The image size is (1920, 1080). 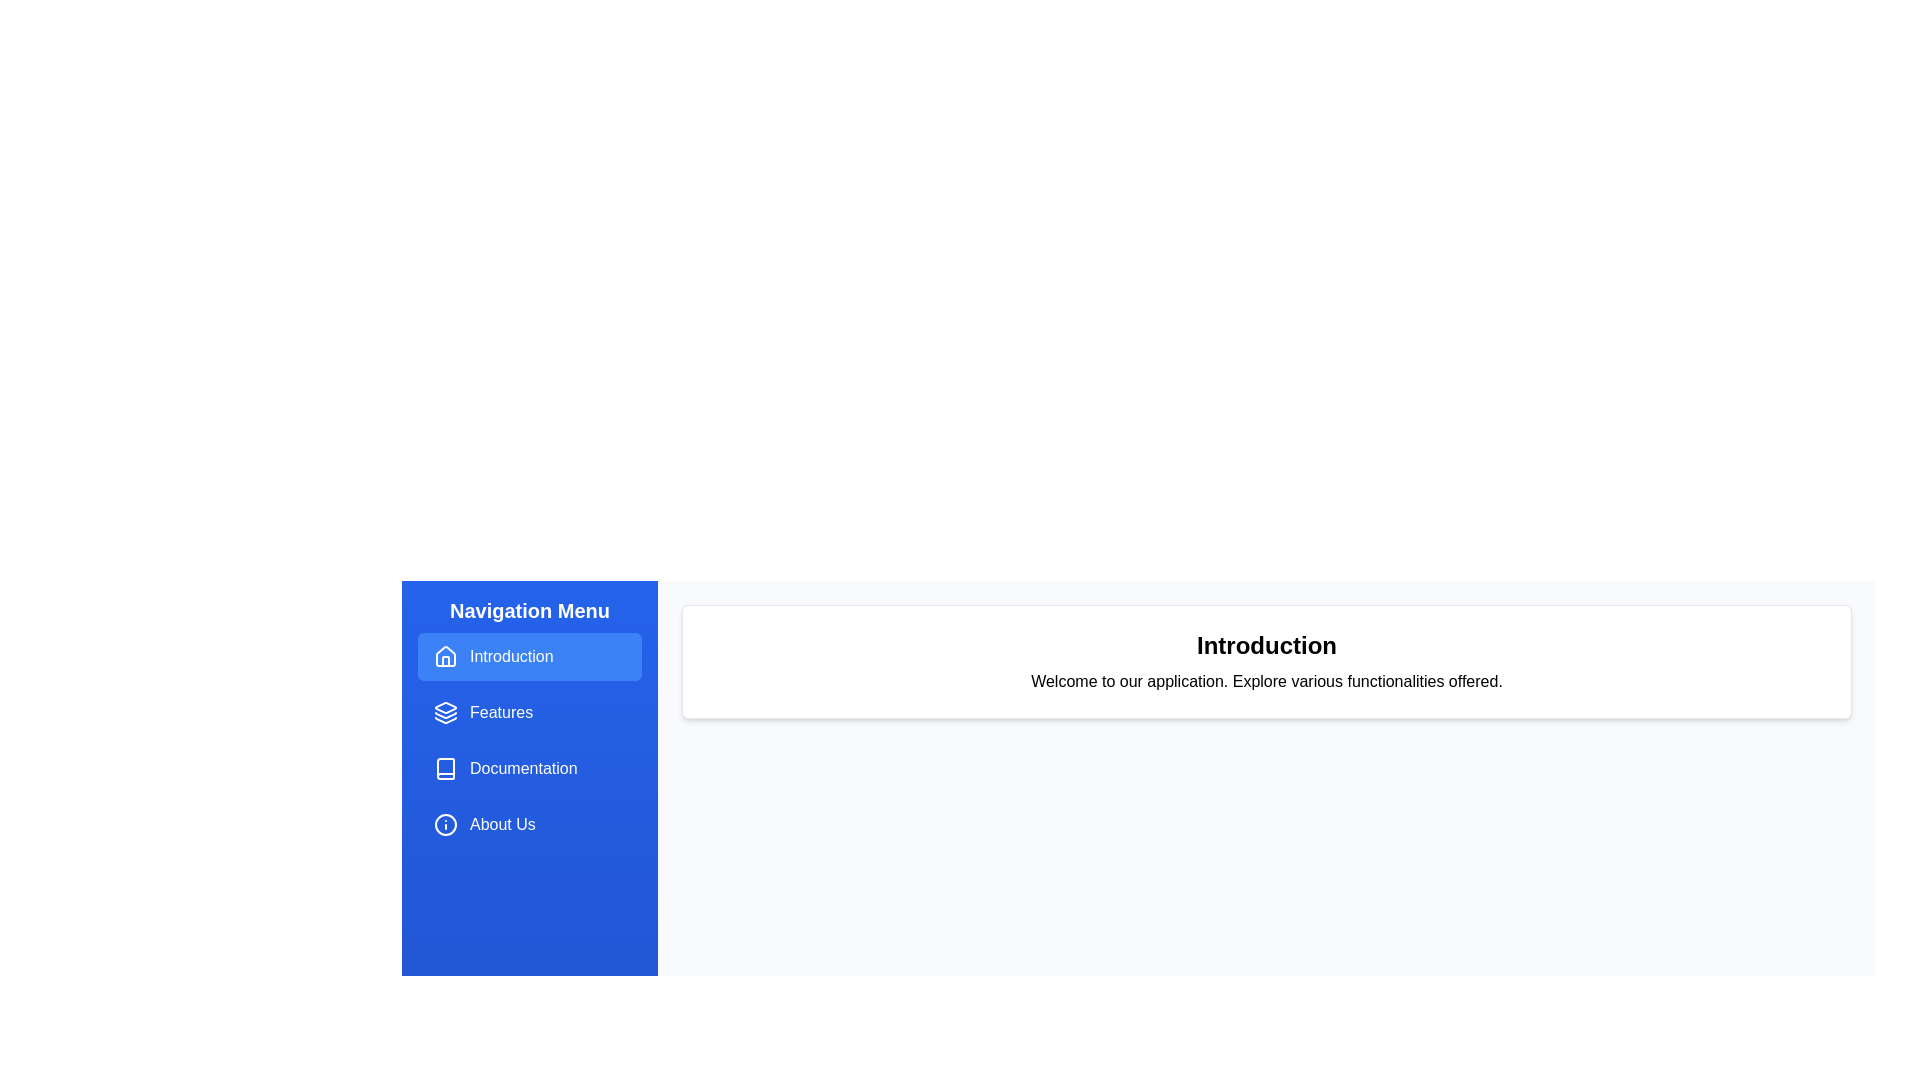 I want to click on the graphical representation of the circular 'info' icon with a blue background and white outline located in the 'About Us' section of the navigation menu, so click(x=445, y=825).